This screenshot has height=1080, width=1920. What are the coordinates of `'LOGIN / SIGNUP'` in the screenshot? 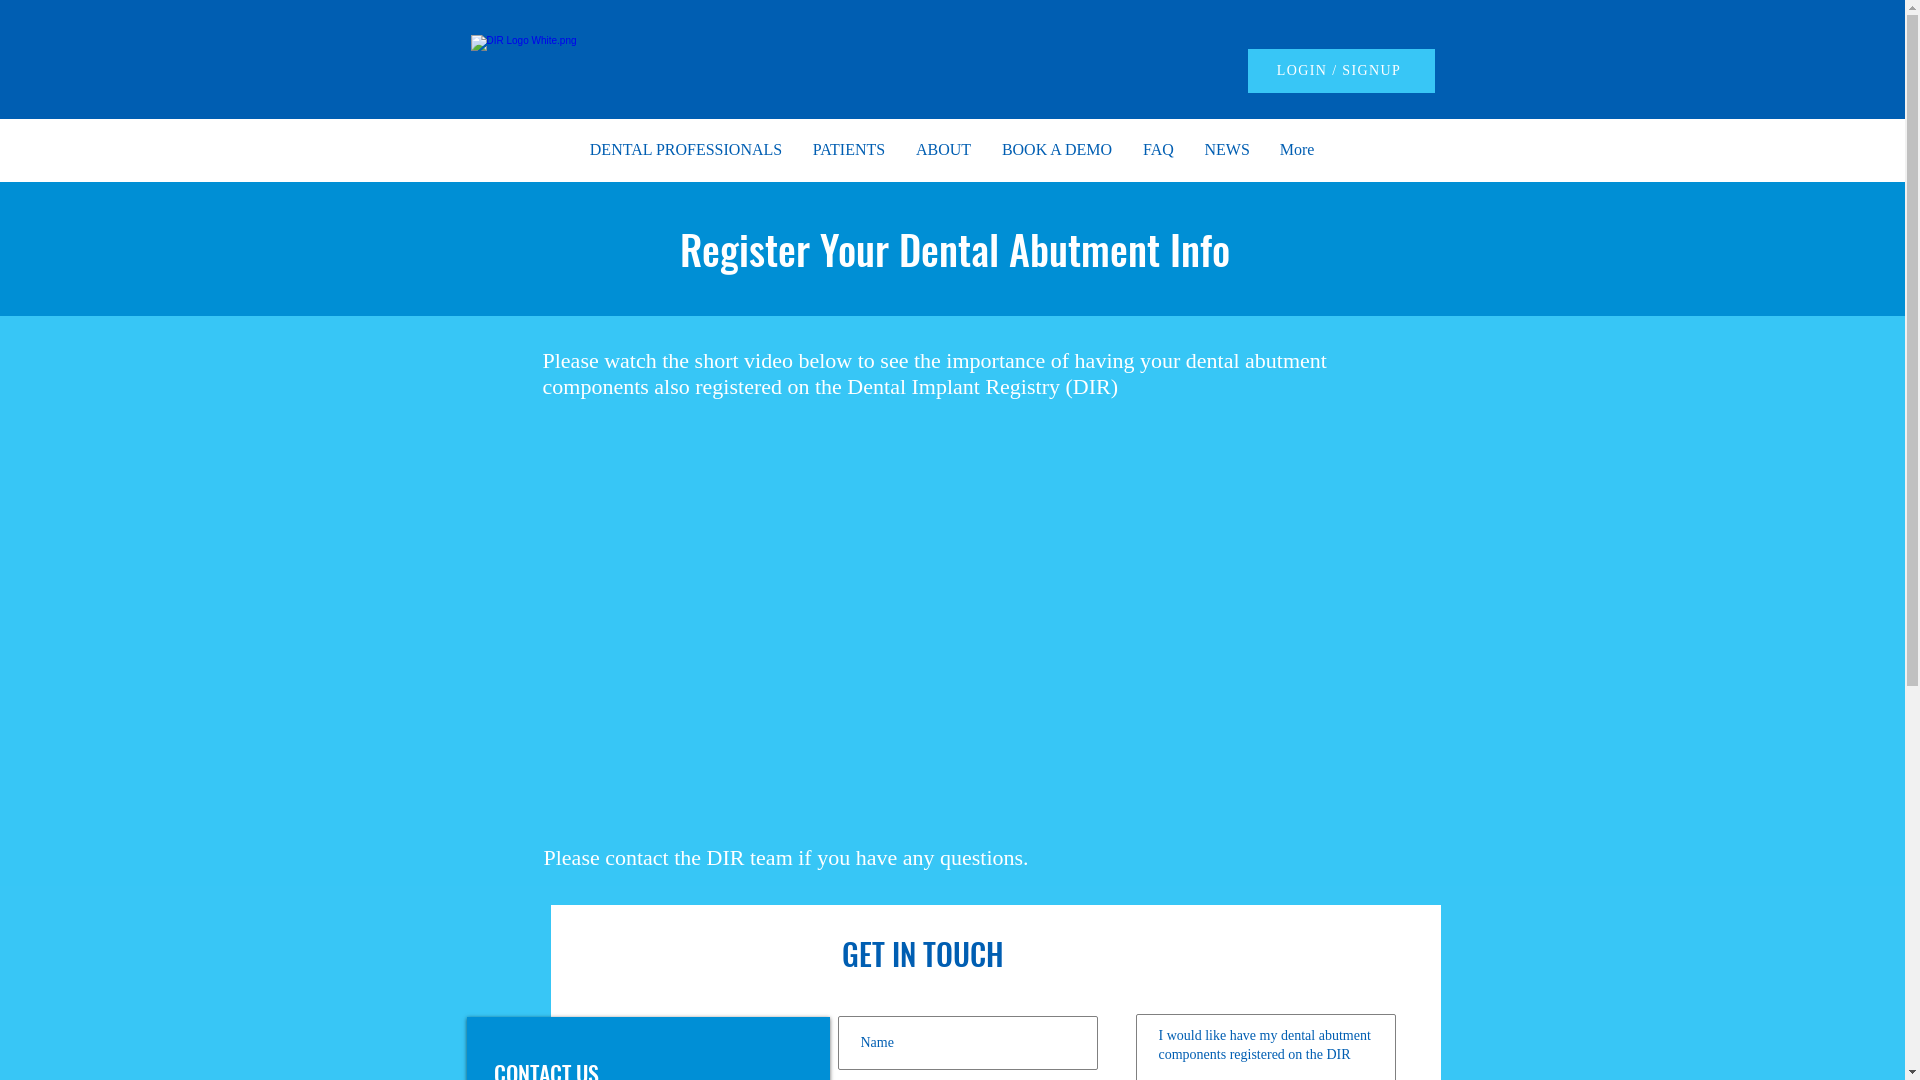 It's located at (1341, 69).